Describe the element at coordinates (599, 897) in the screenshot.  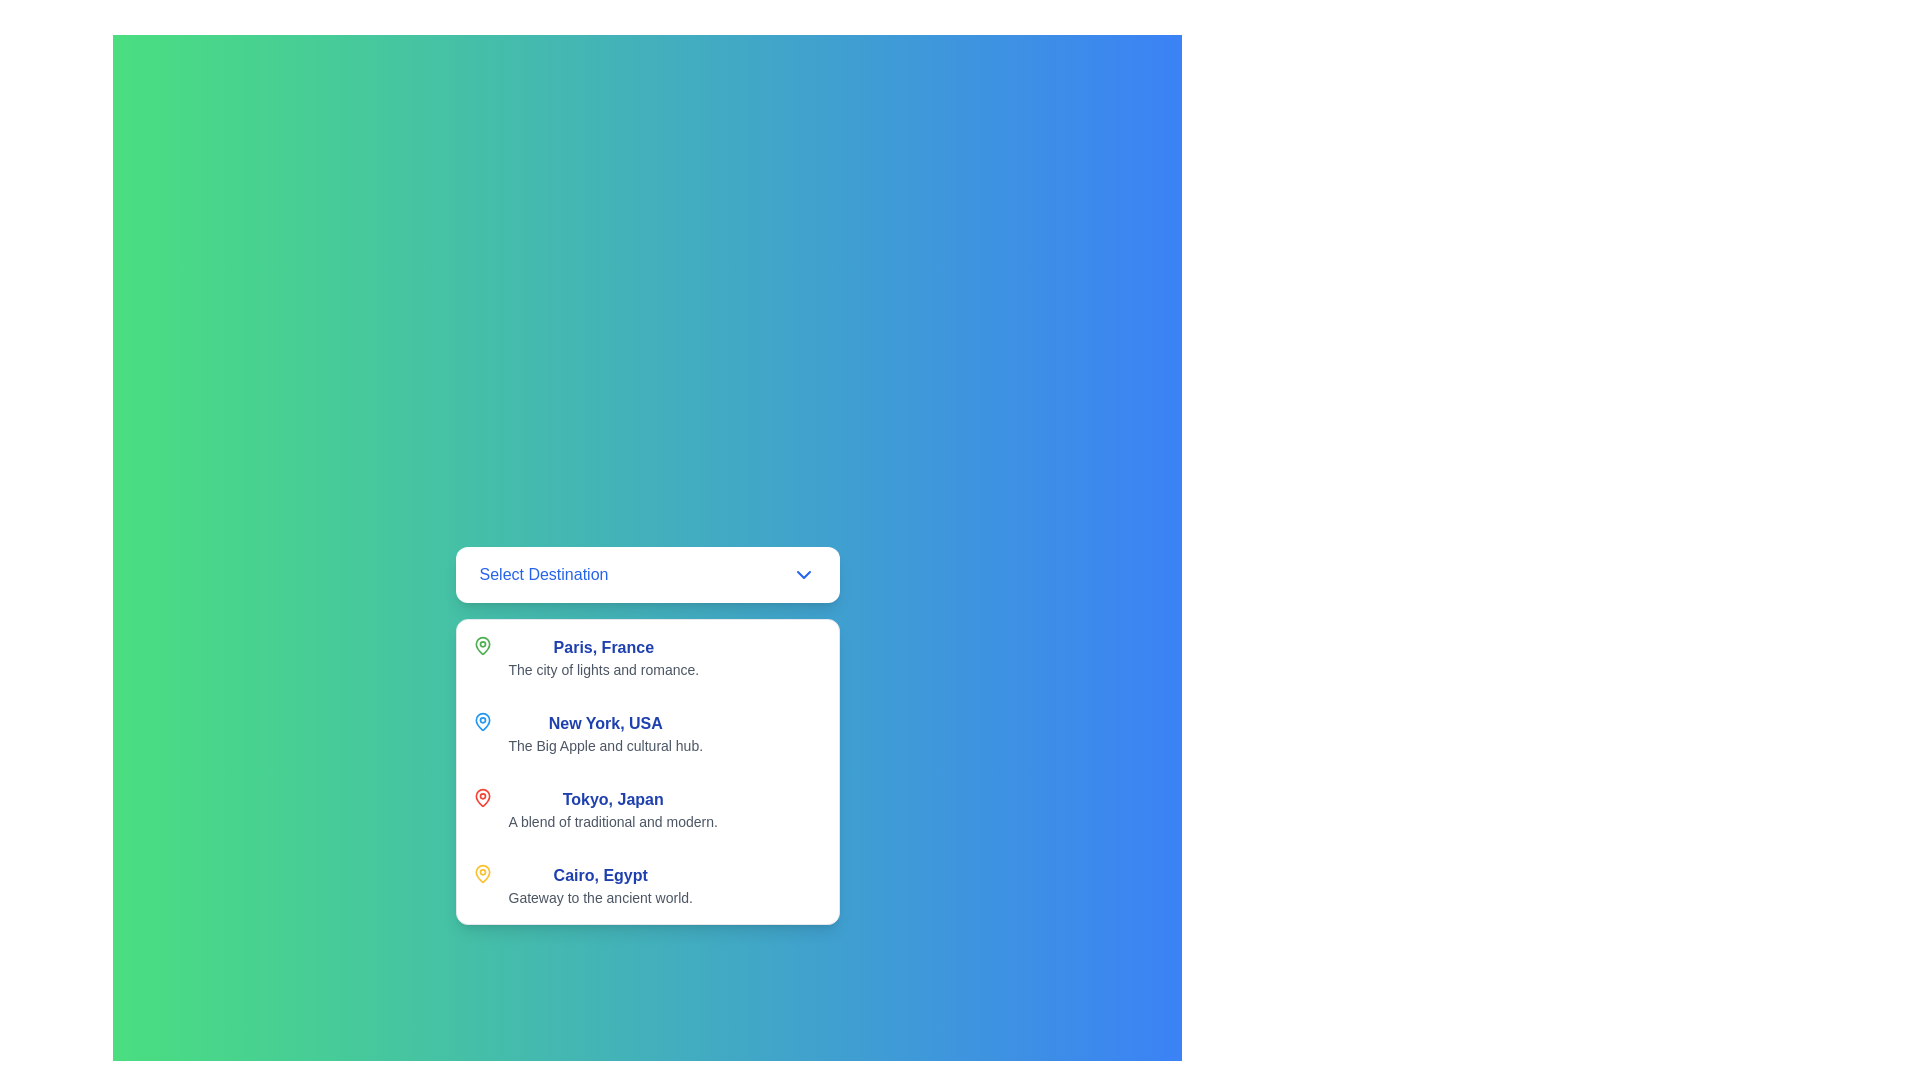
I see `the text label displaying 'Gateway to the ancient world.' located beneath 'Cairo, Egypt' in the dropdown menu` at that location.